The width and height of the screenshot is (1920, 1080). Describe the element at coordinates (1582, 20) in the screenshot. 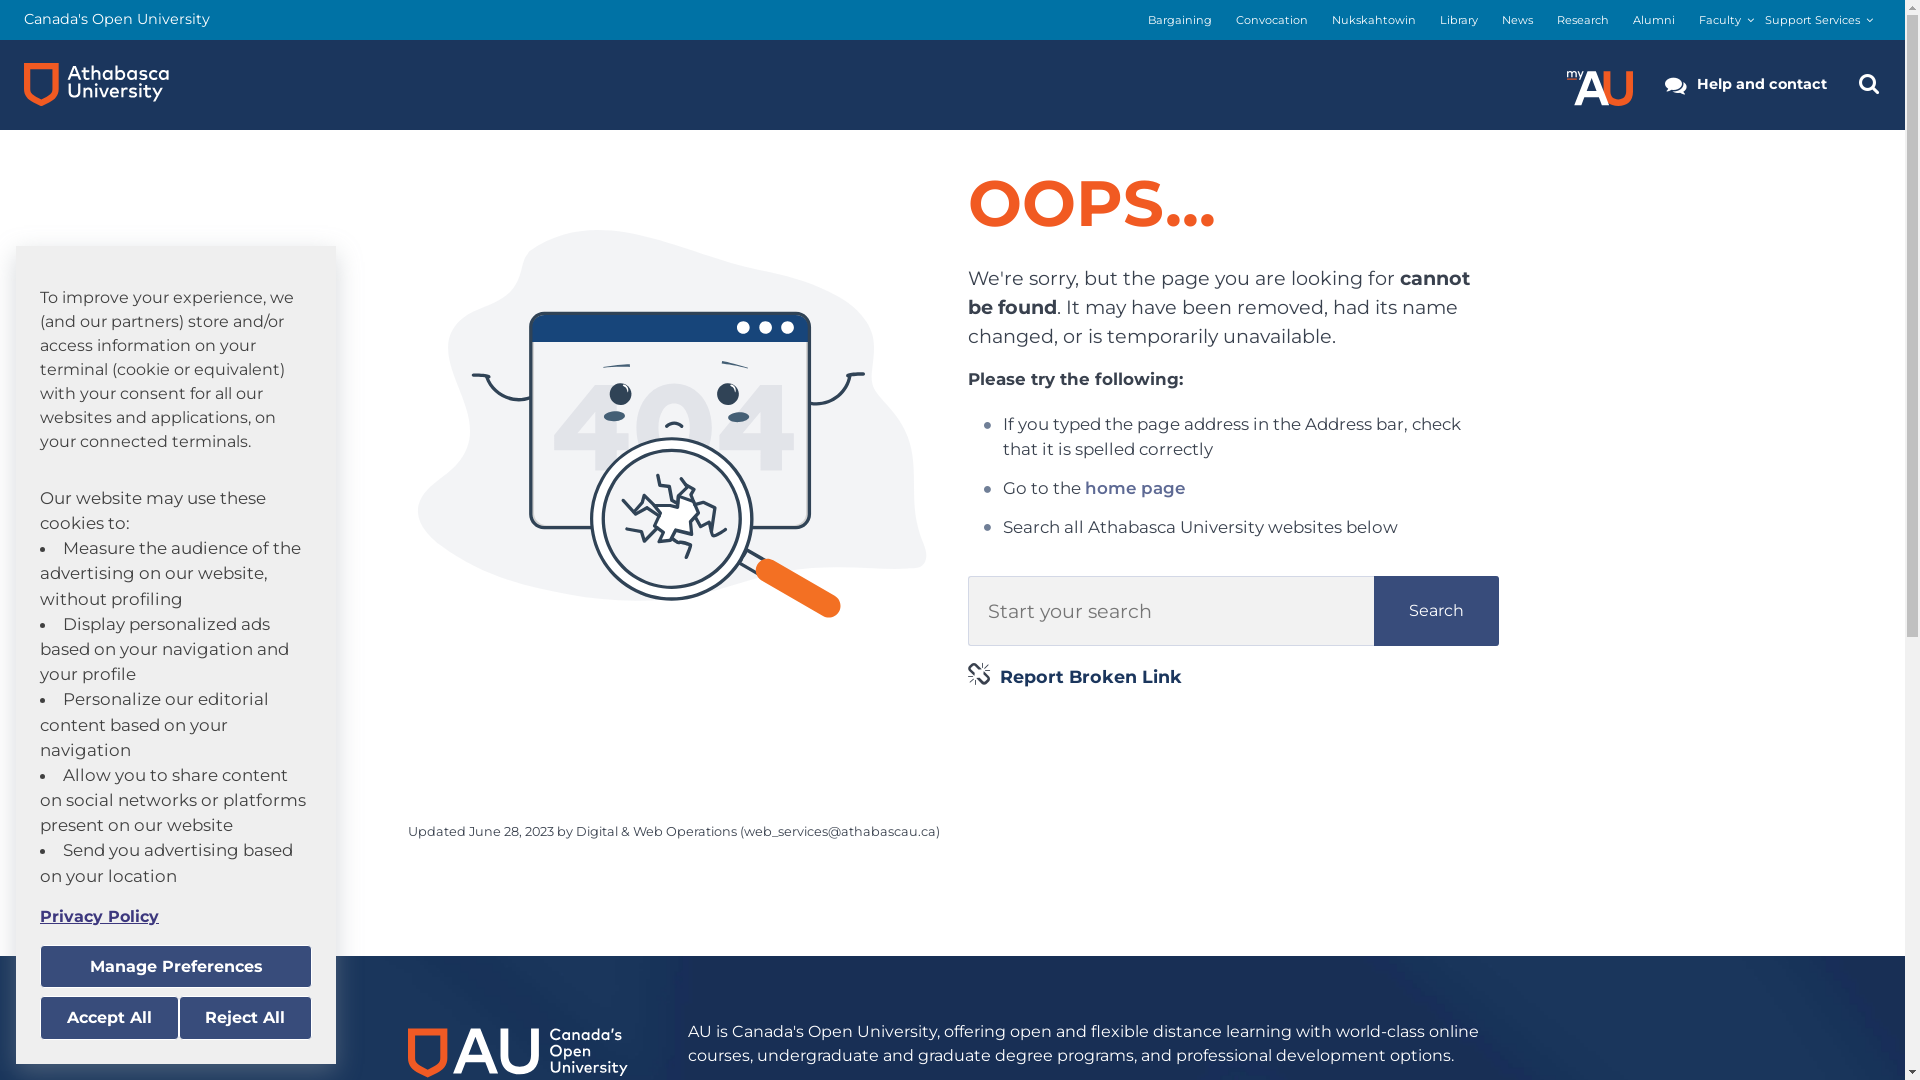

I see `'Research'` at that location.